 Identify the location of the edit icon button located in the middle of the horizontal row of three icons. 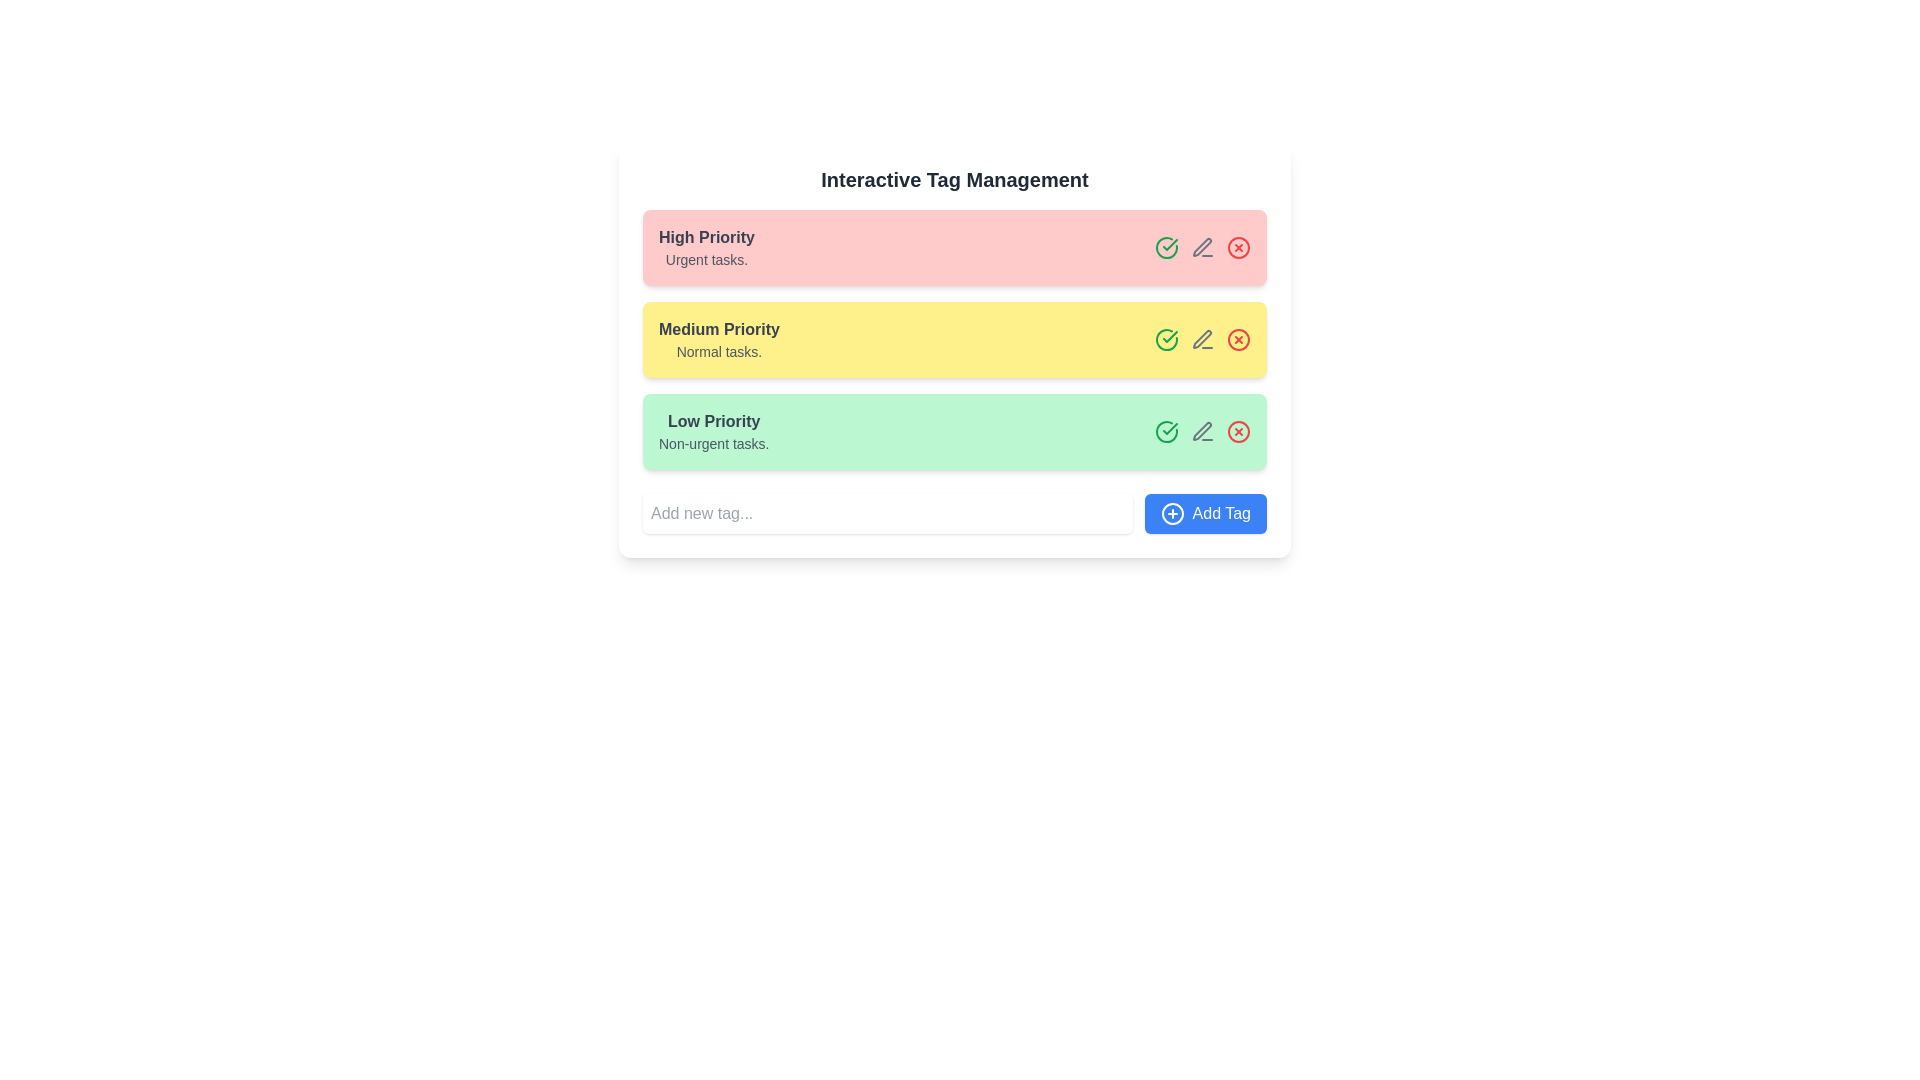
(1202, 431).